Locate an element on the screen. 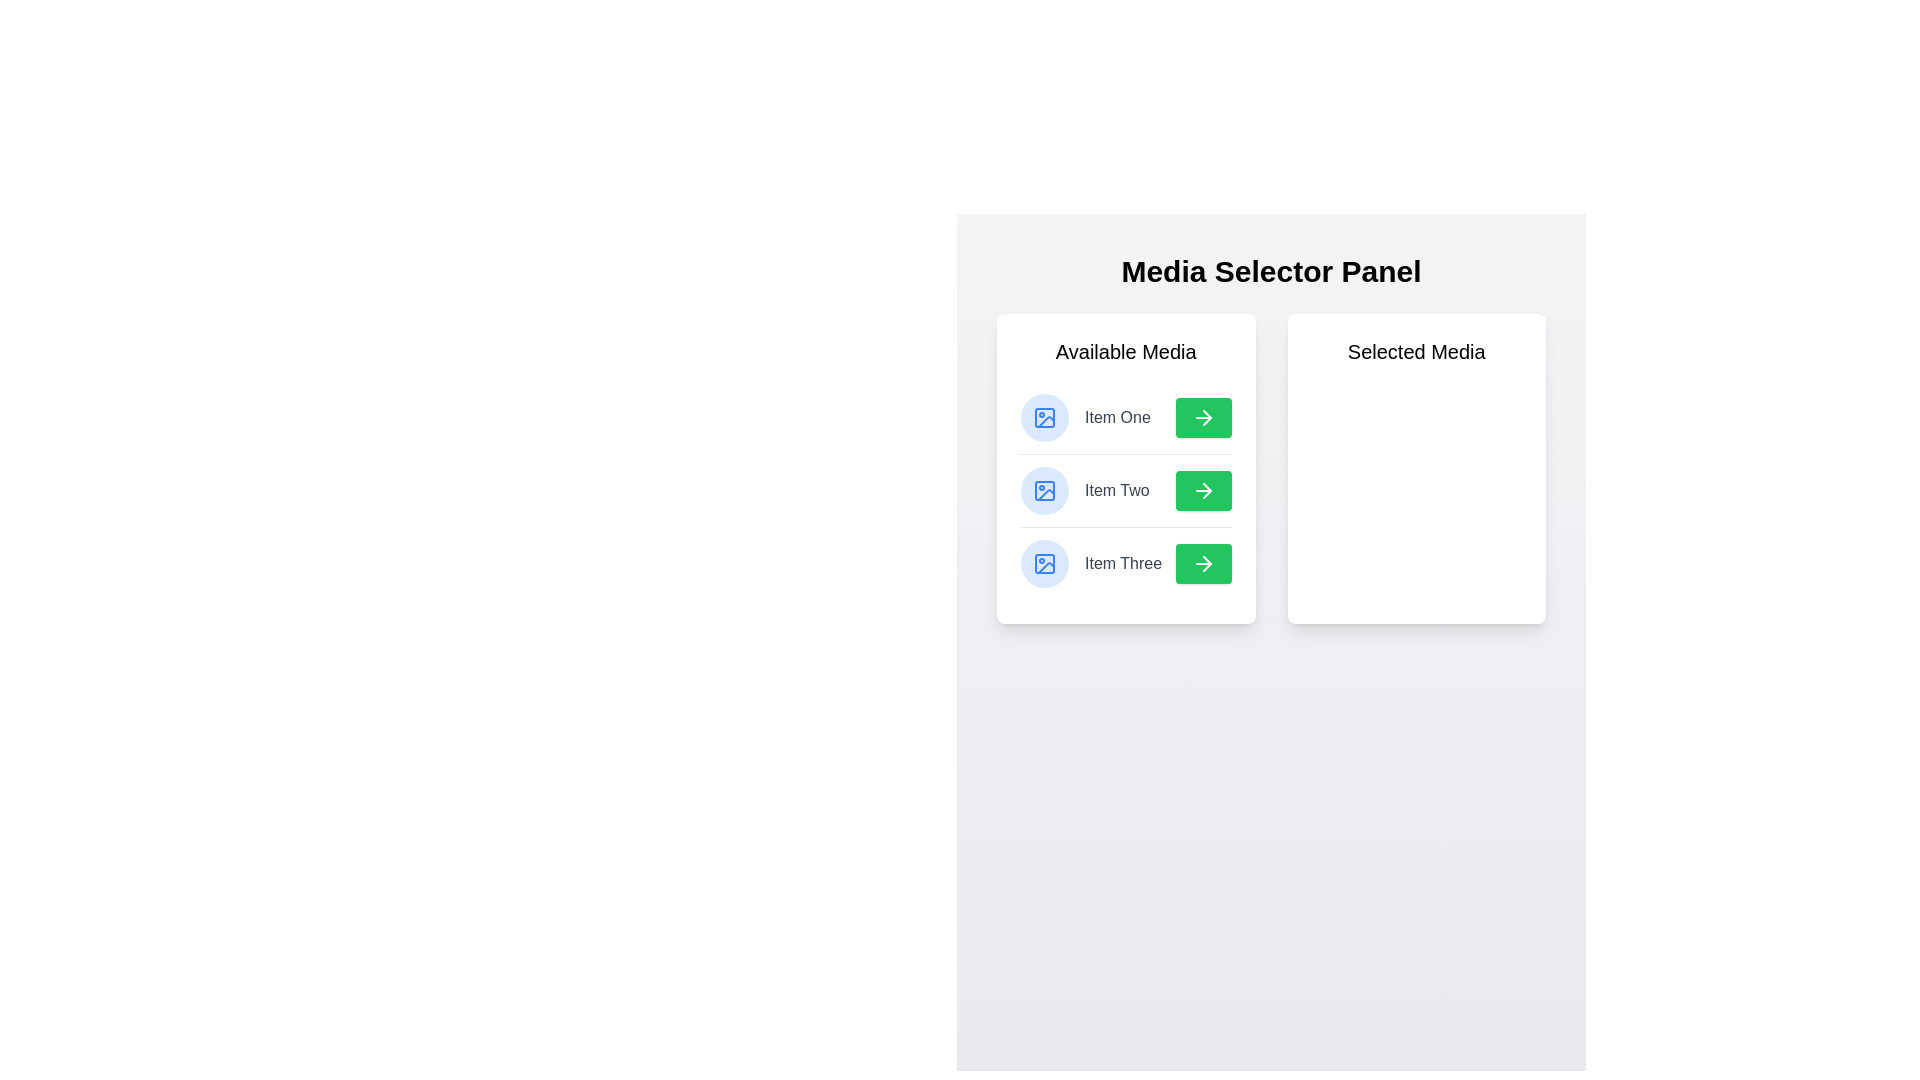  the second green button under 'Available Media' associated with 'Item Two' is located at coordinates (1202, 490).